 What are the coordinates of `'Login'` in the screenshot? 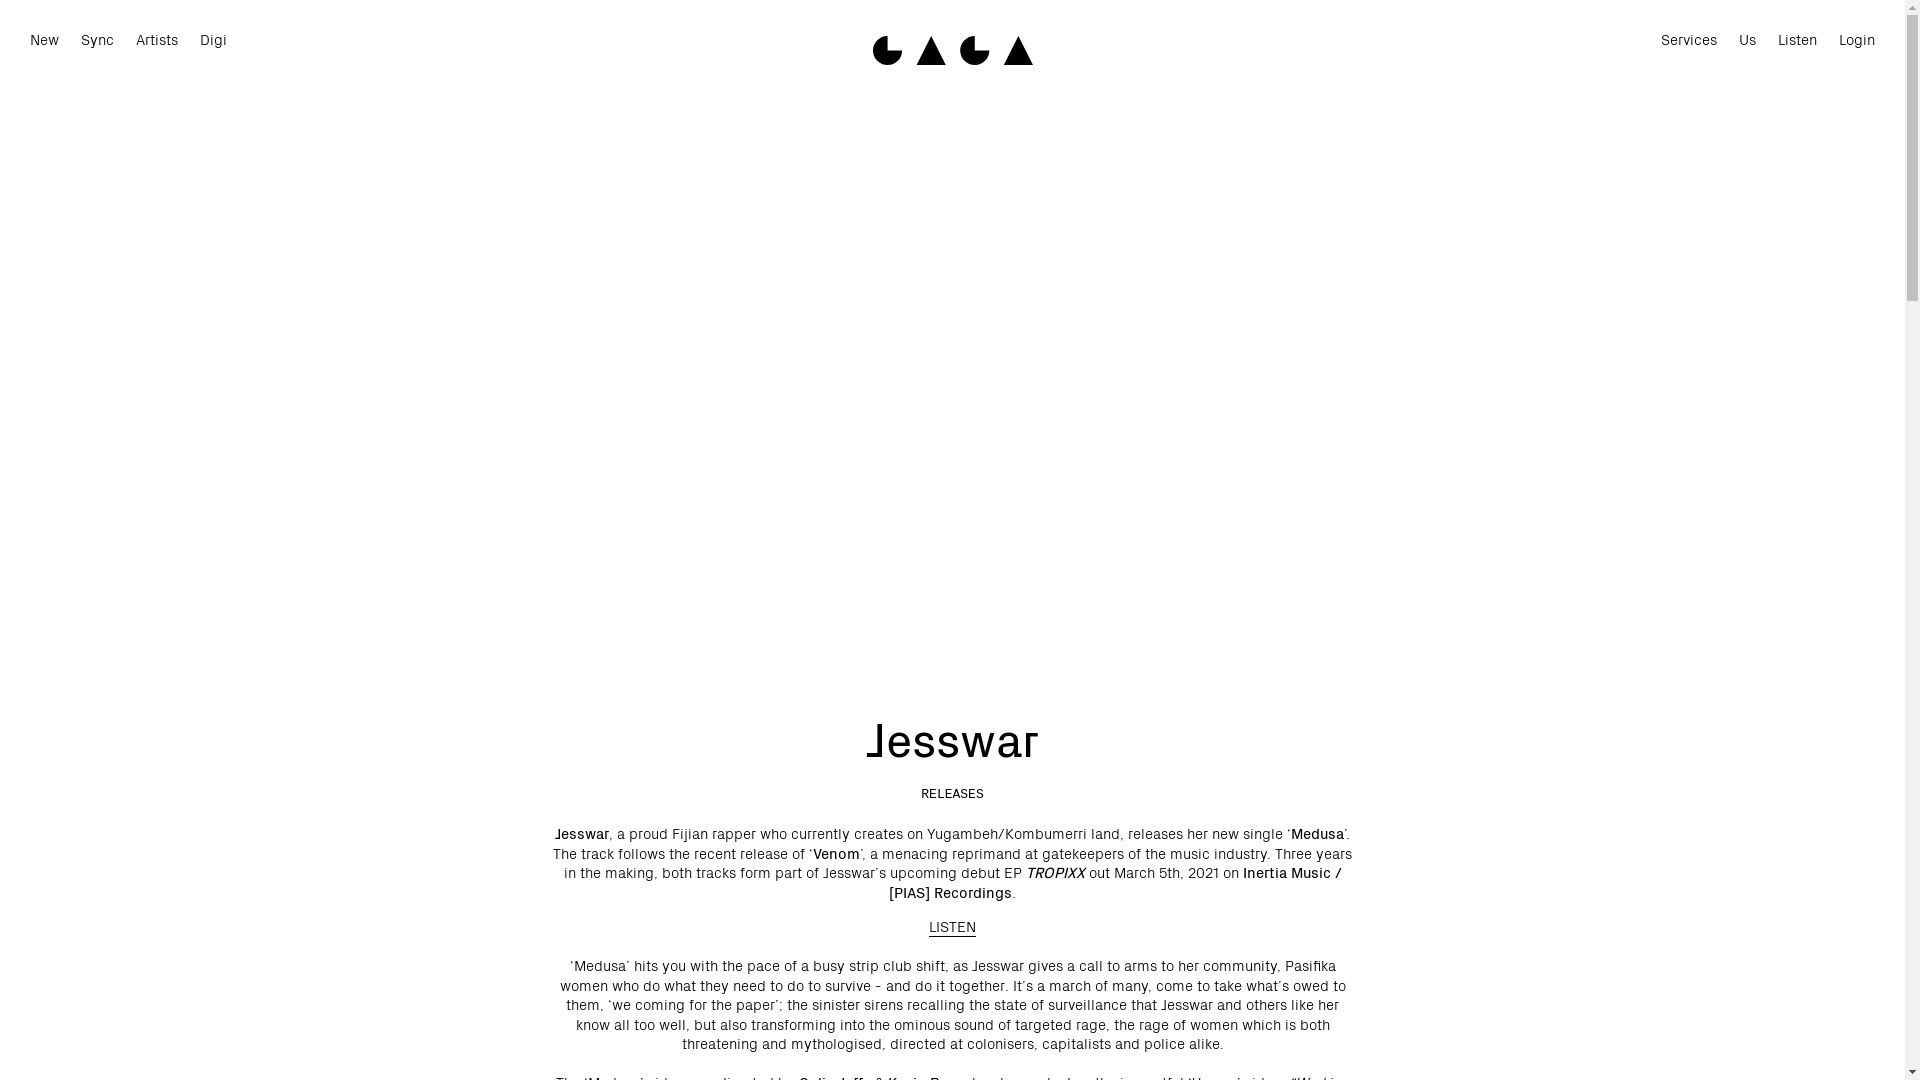 It's located at (1856, 40).